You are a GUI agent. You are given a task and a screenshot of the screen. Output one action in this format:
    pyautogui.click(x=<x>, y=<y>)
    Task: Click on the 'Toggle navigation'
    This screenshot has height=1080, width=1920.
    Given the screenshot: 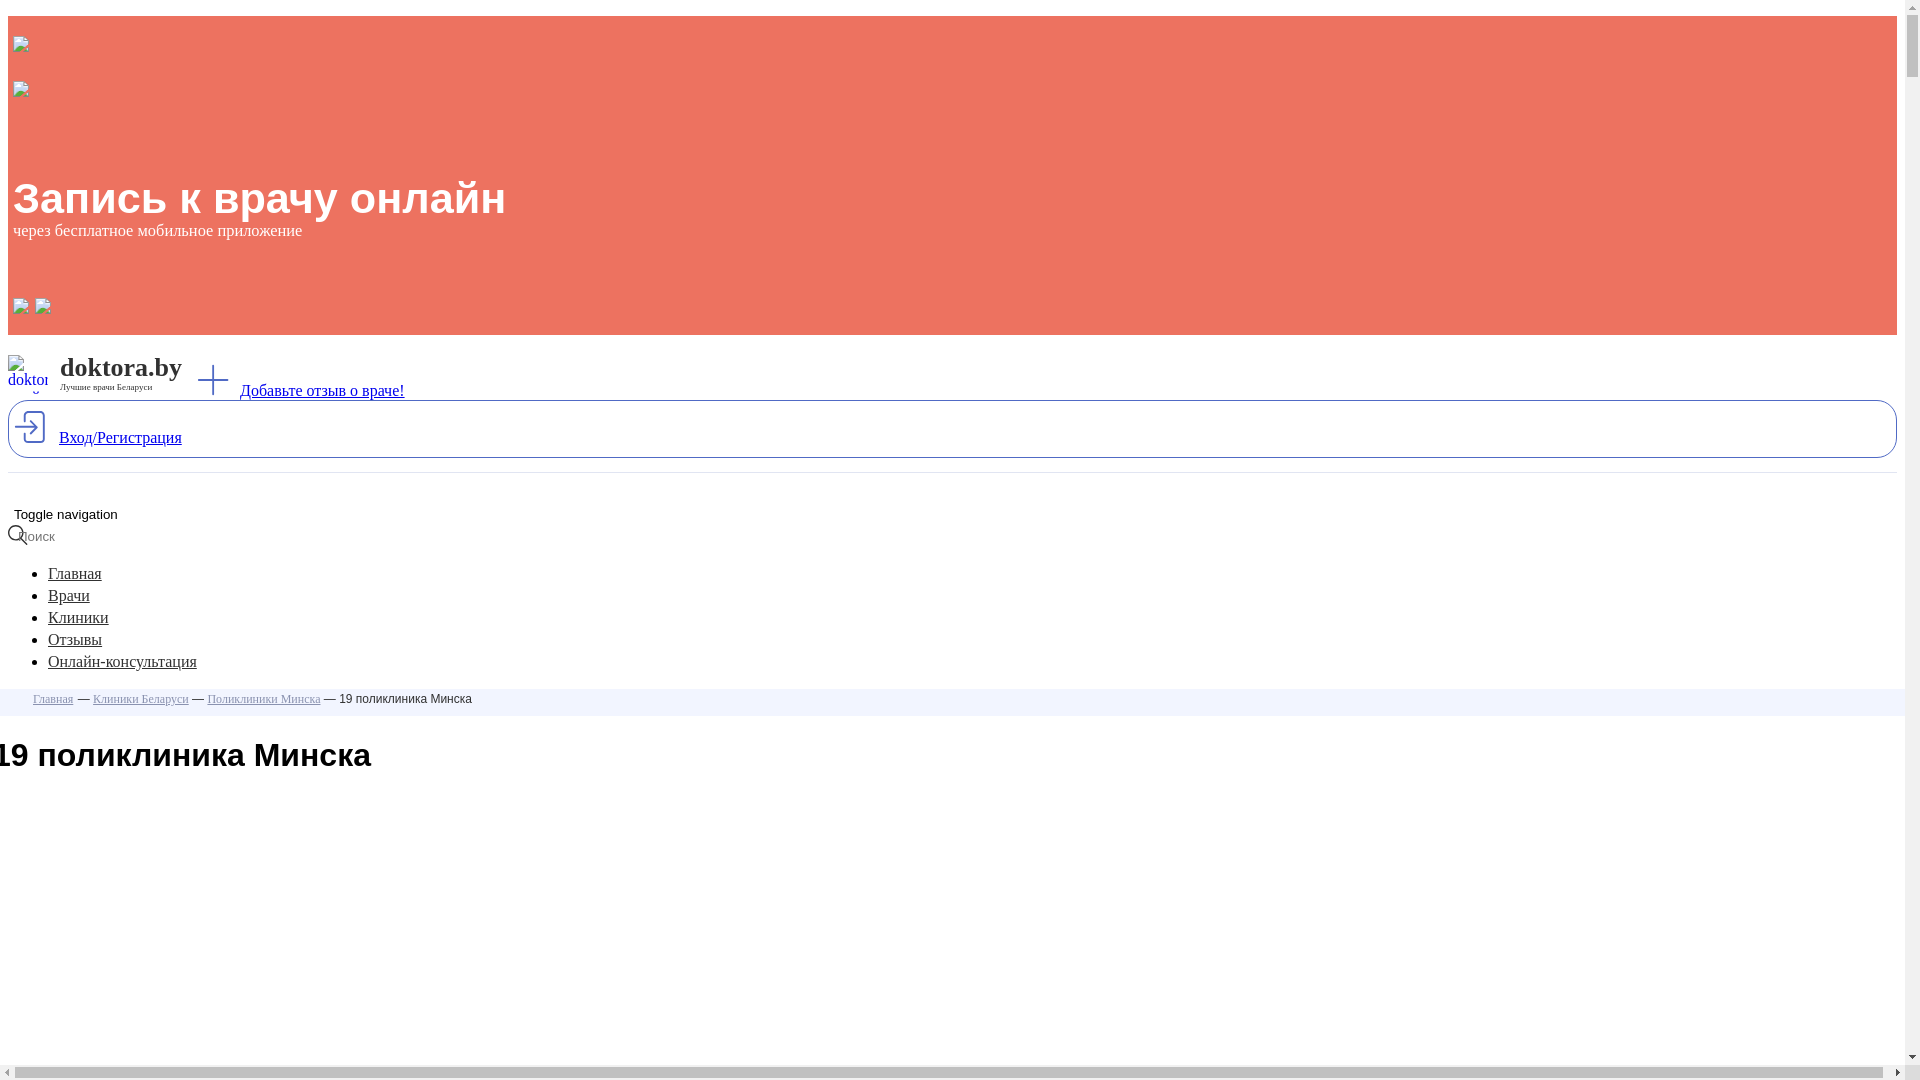 What is the action you would take?
    pyautogui.click(x=66, y=513)
    